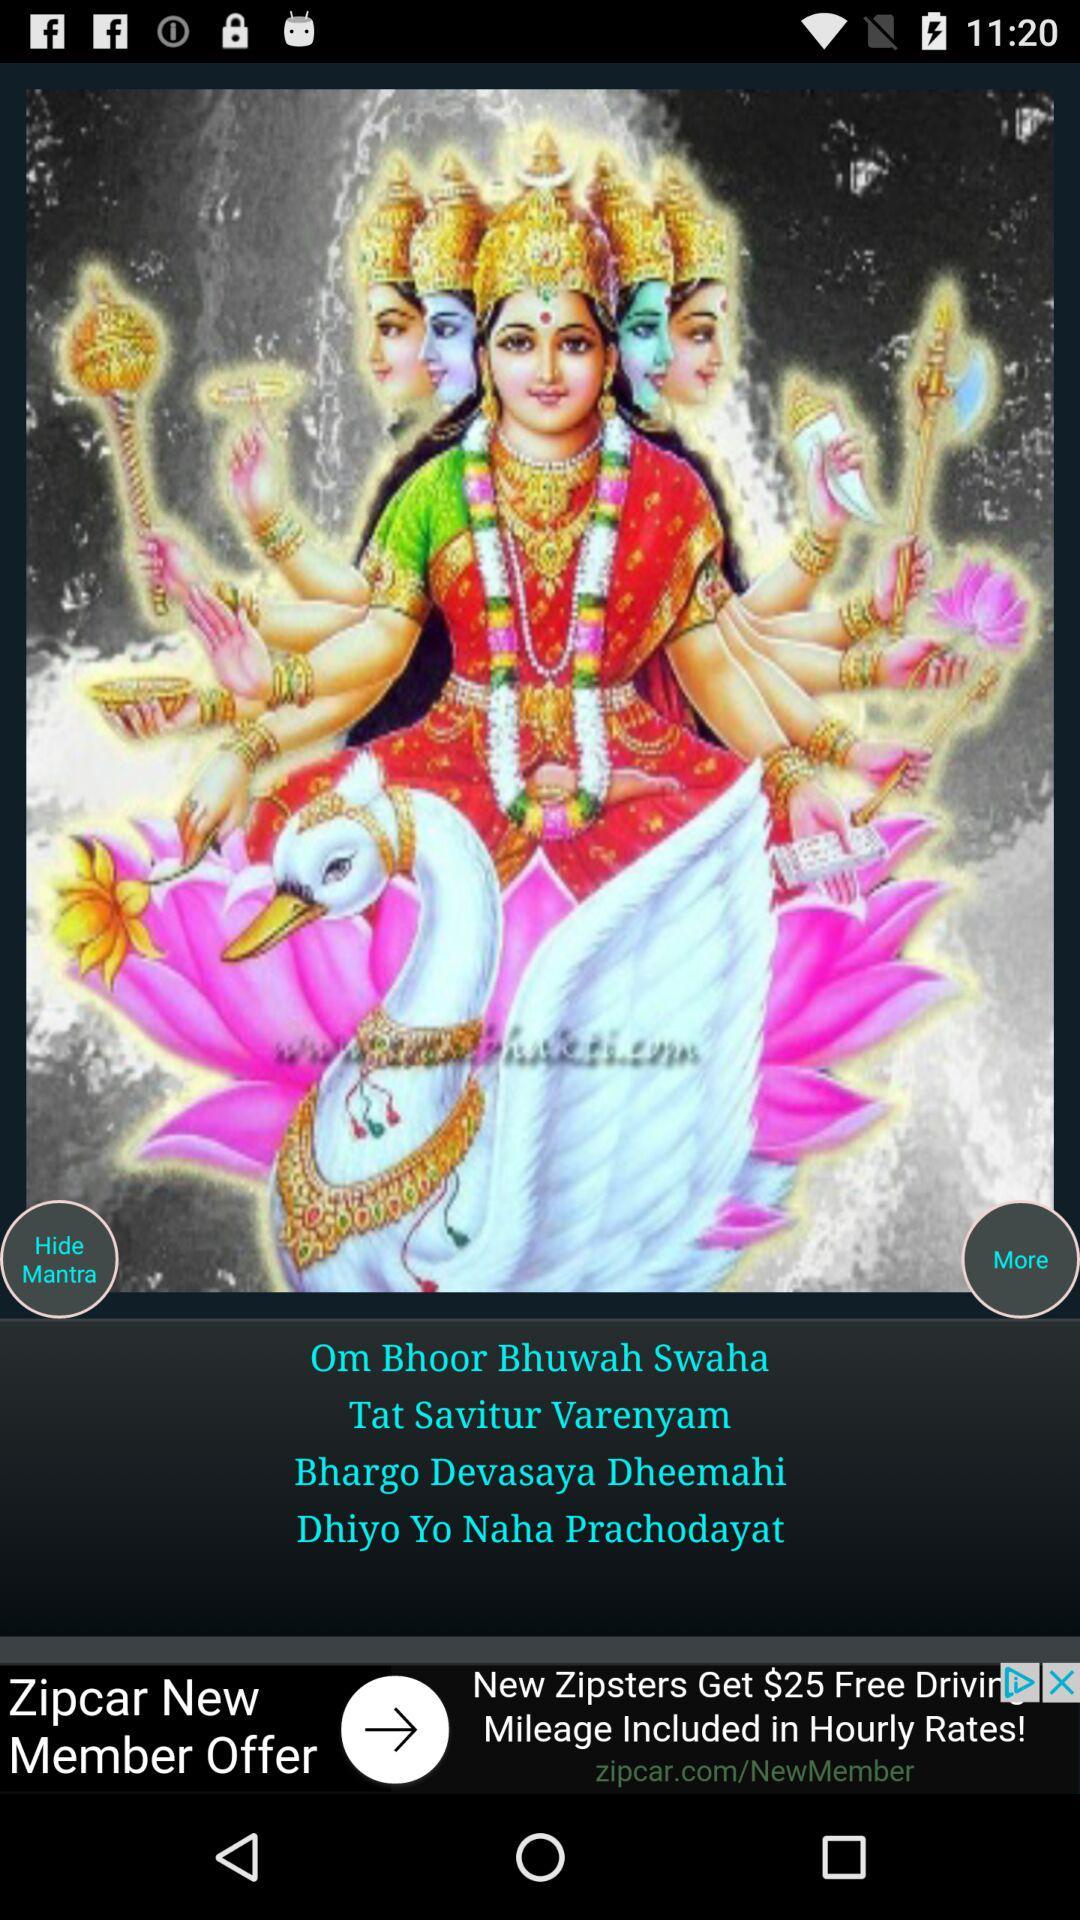 The image size is (1080, 1920). What do you see at coordinates (540, 1727) in the screenshot?
I see `the option` at bounding box center [540, 1727].